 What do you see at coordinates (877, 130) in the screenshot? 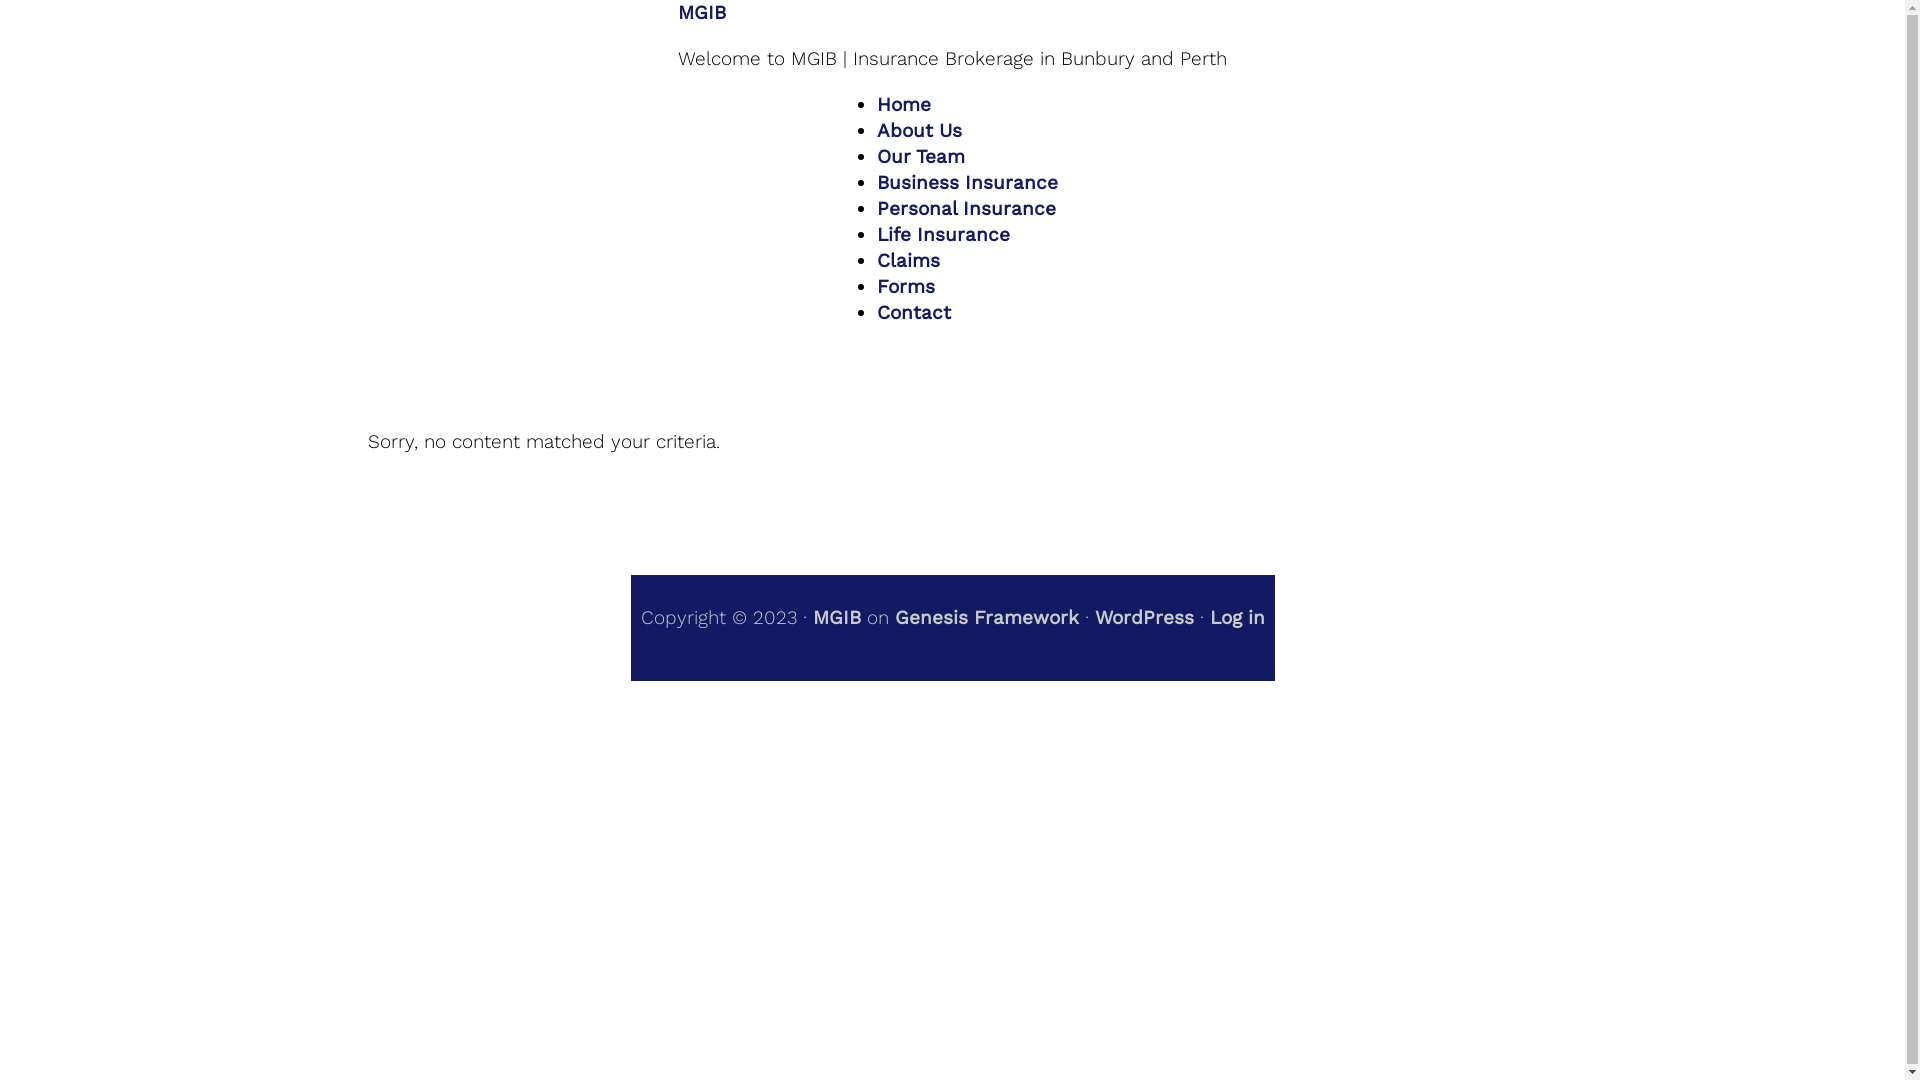
I see `'About Us'` at bounding box center [877, 130].